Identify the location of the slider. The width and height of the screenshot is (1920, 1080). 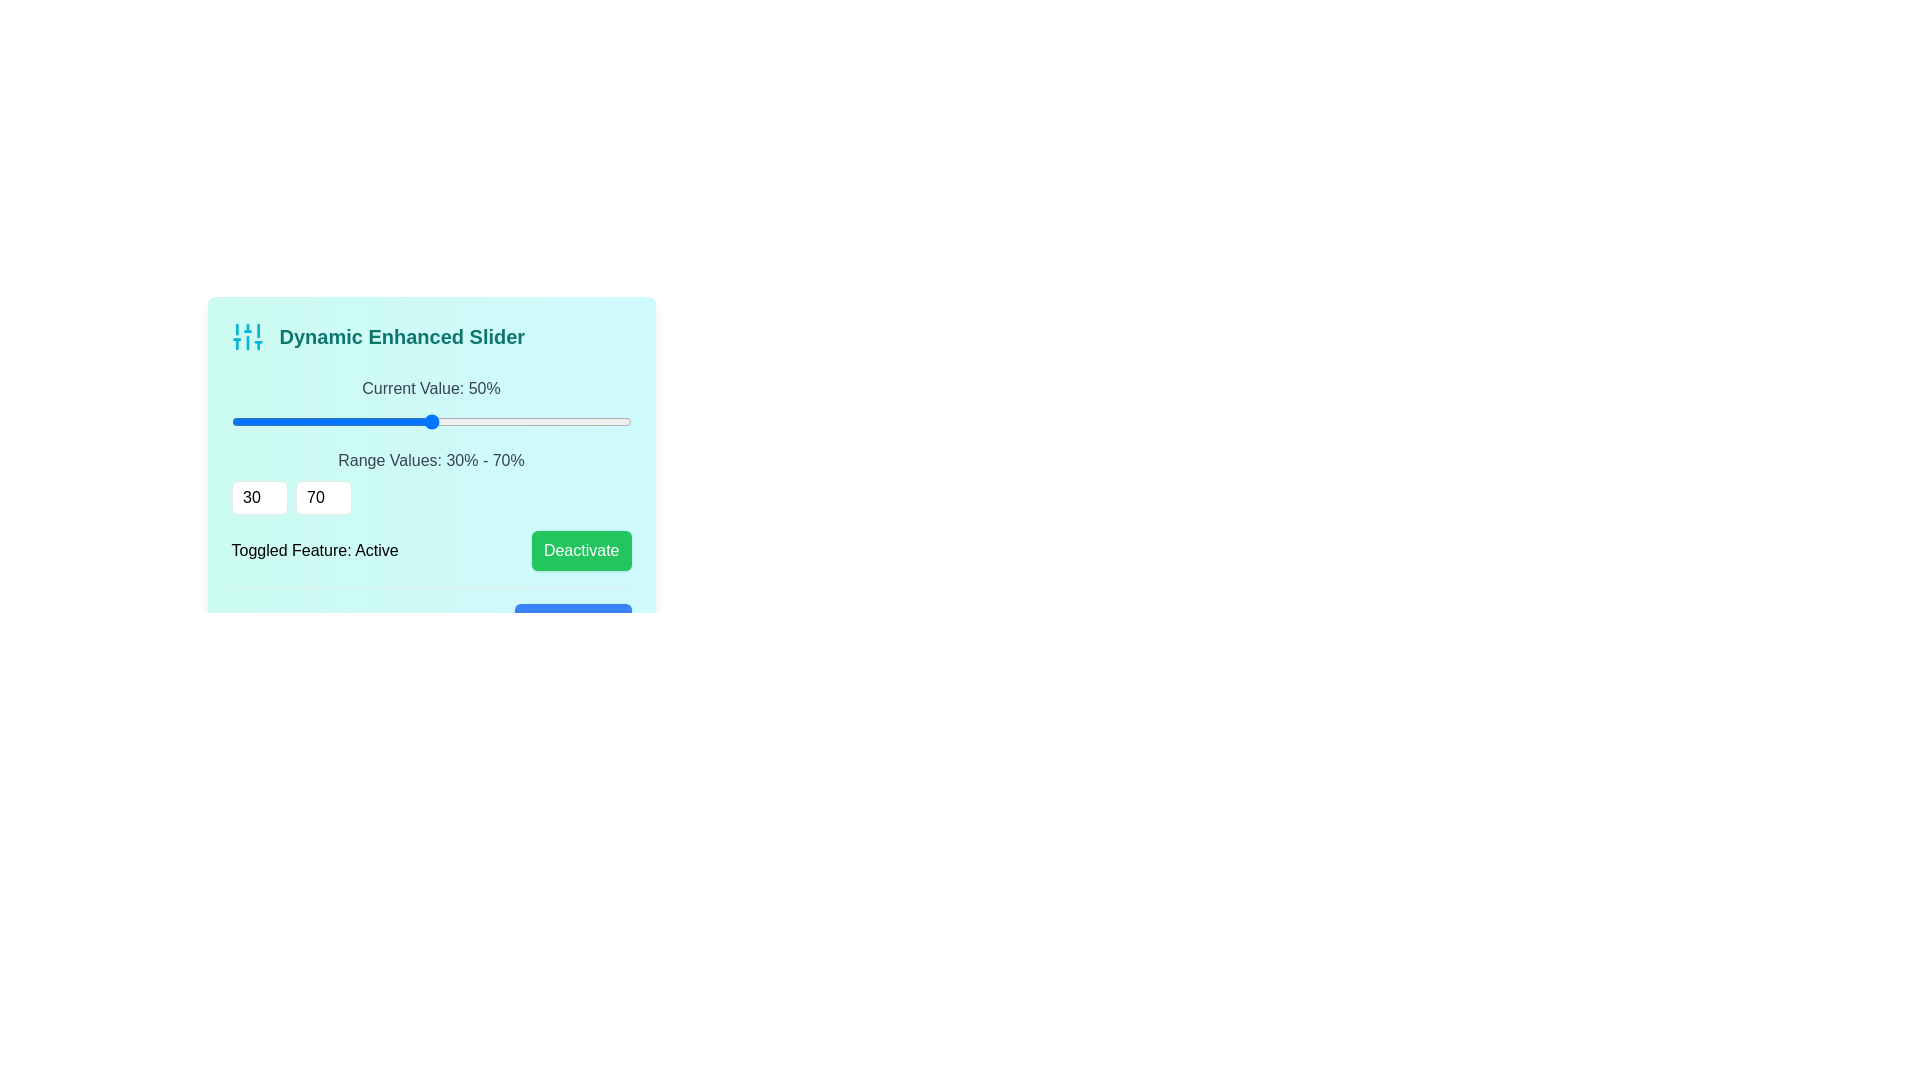
(410, 420).